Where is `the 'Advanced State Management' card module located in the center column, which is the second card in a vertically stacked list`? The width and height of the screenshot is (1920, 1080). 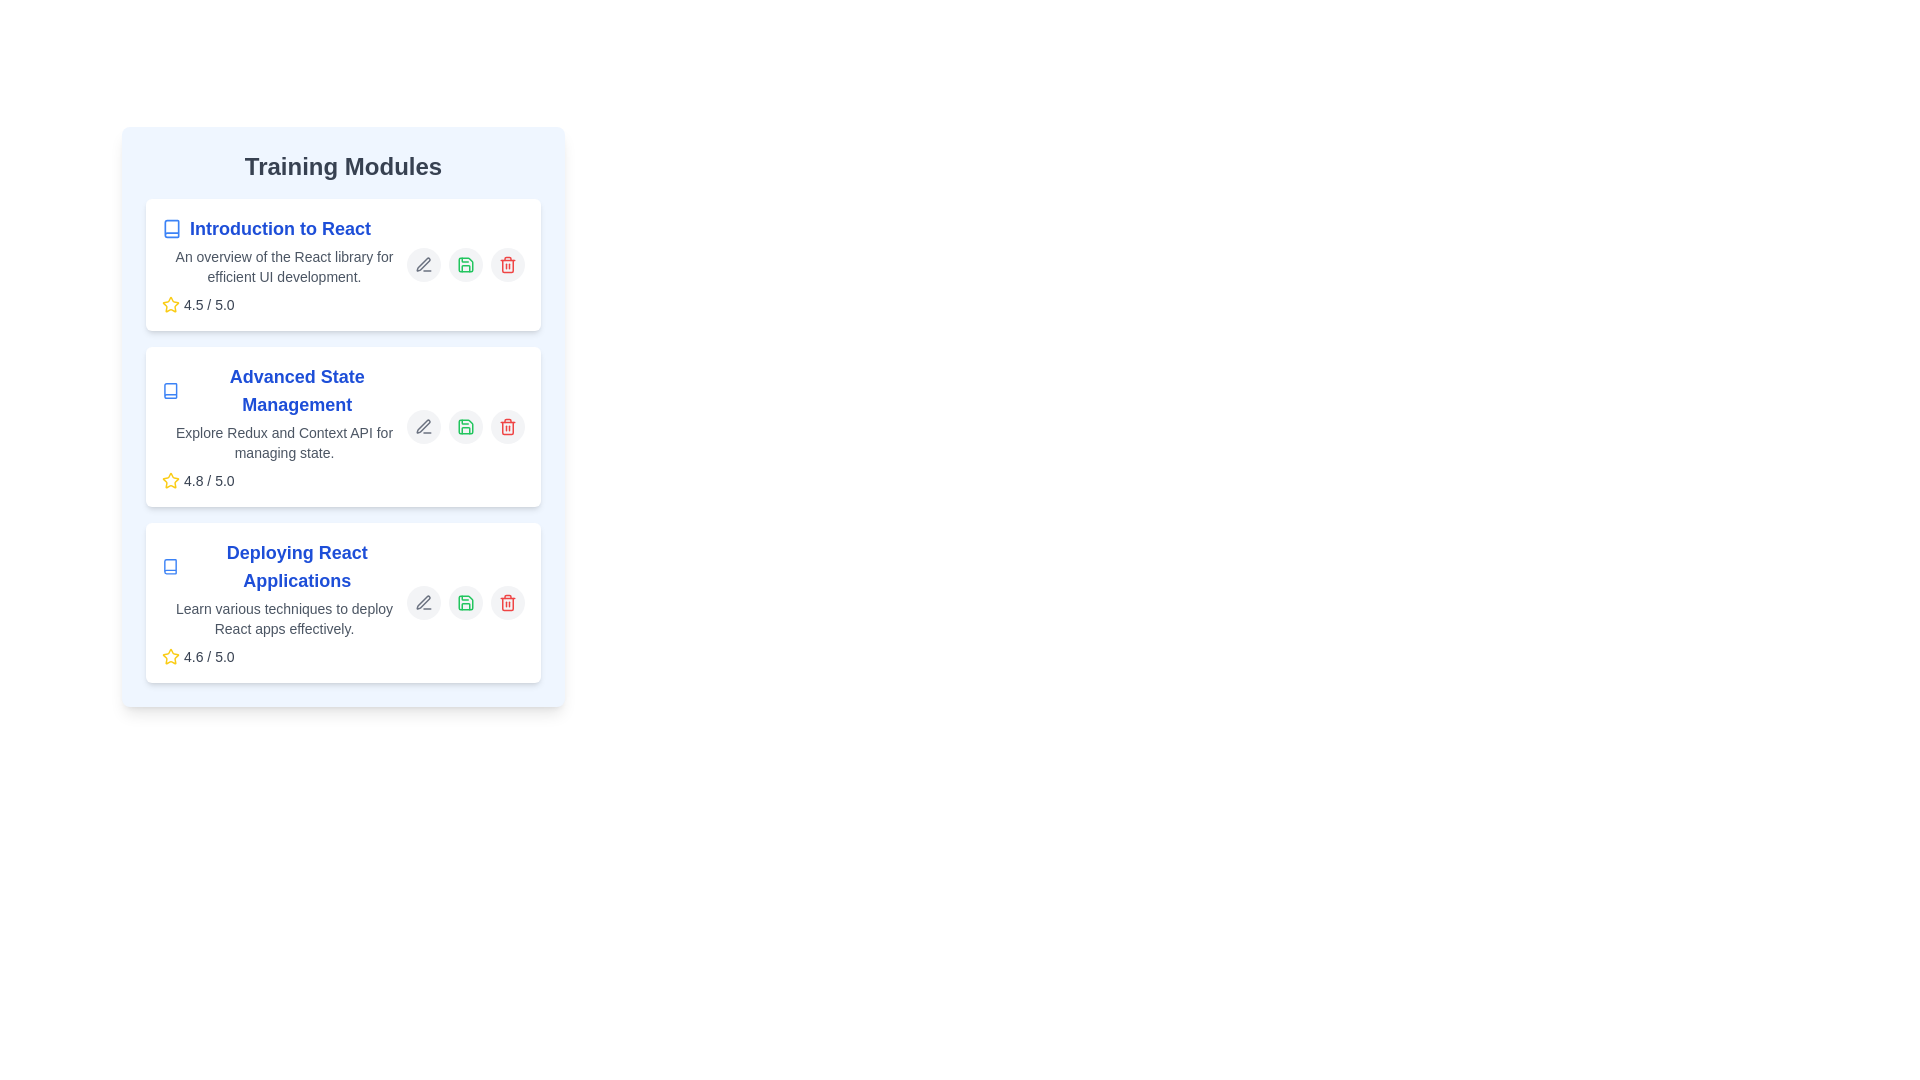 the 'Advanced State Management' card module located in the center column, which is the second card in a vertically stacked list is located at coordinates (283, 426).